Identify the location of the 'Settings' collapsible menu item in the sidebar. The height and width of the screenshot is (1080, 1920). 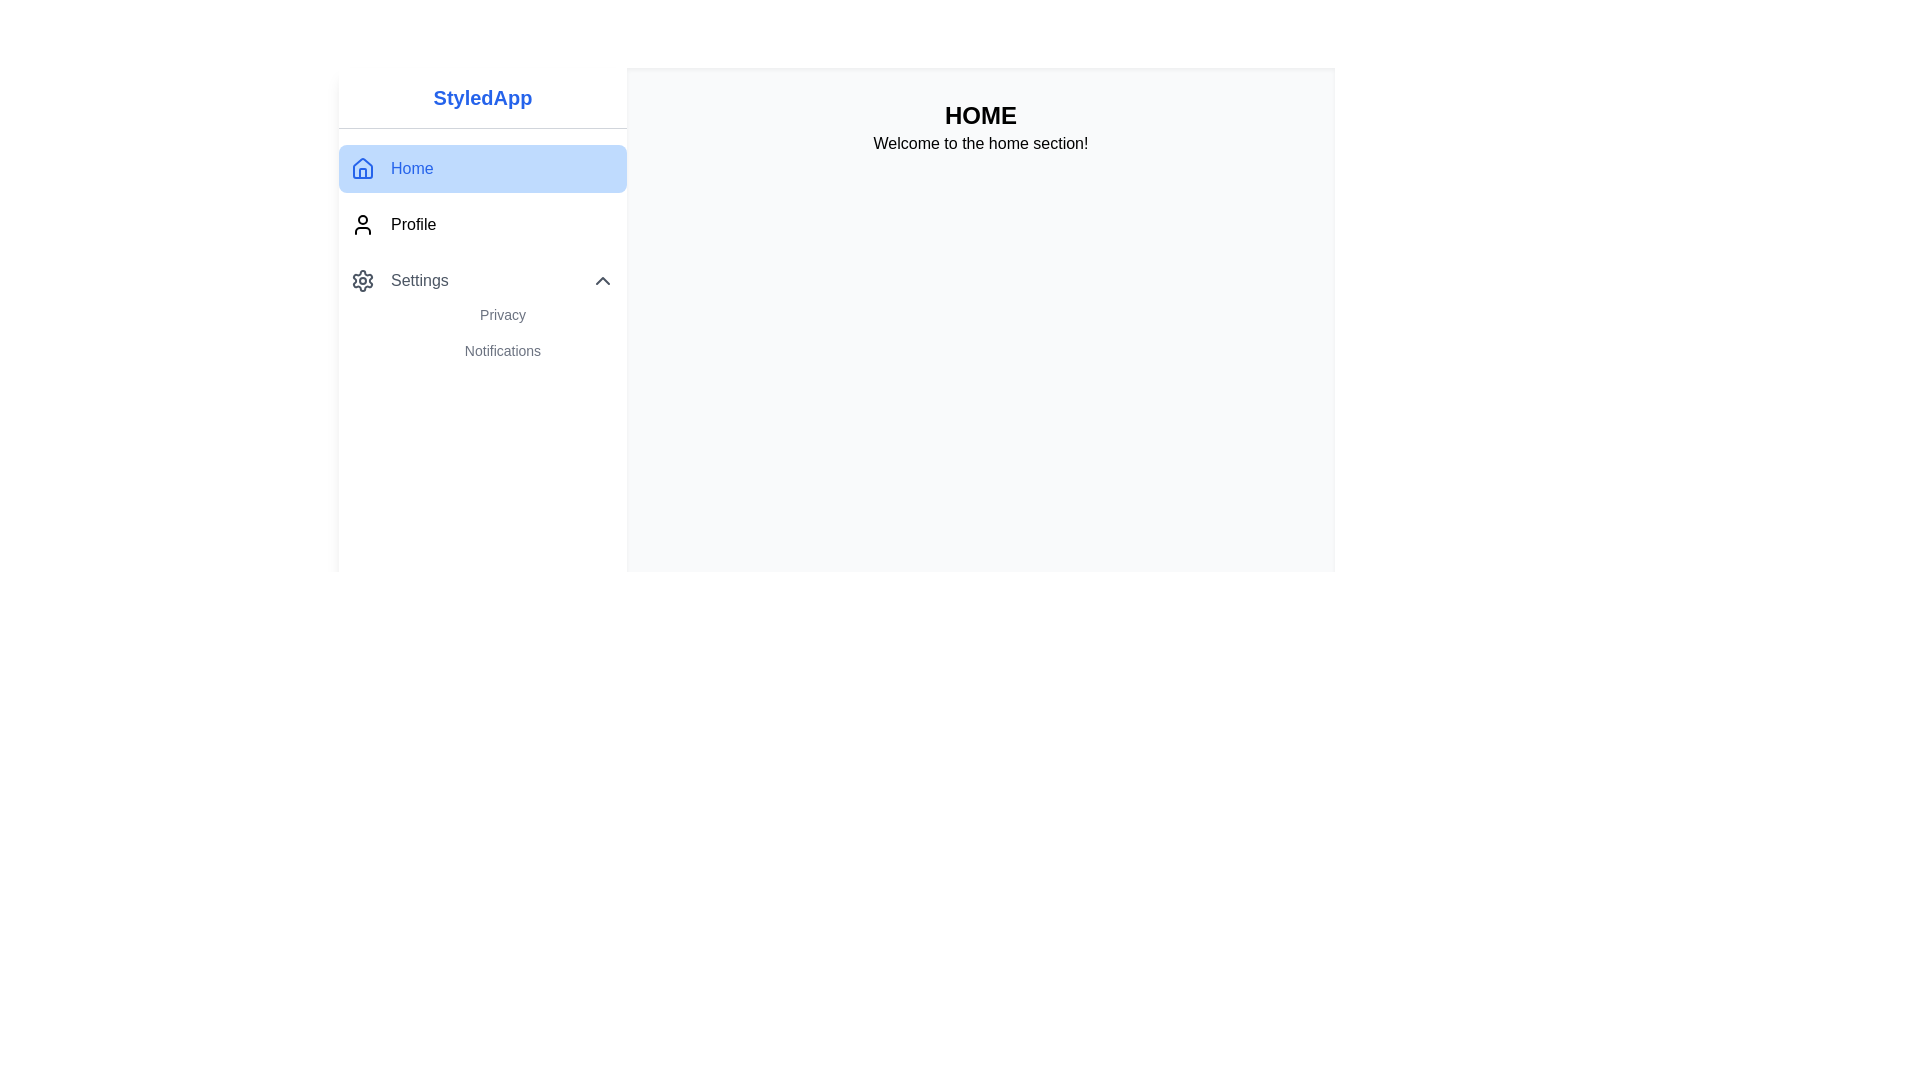
(483, 281).